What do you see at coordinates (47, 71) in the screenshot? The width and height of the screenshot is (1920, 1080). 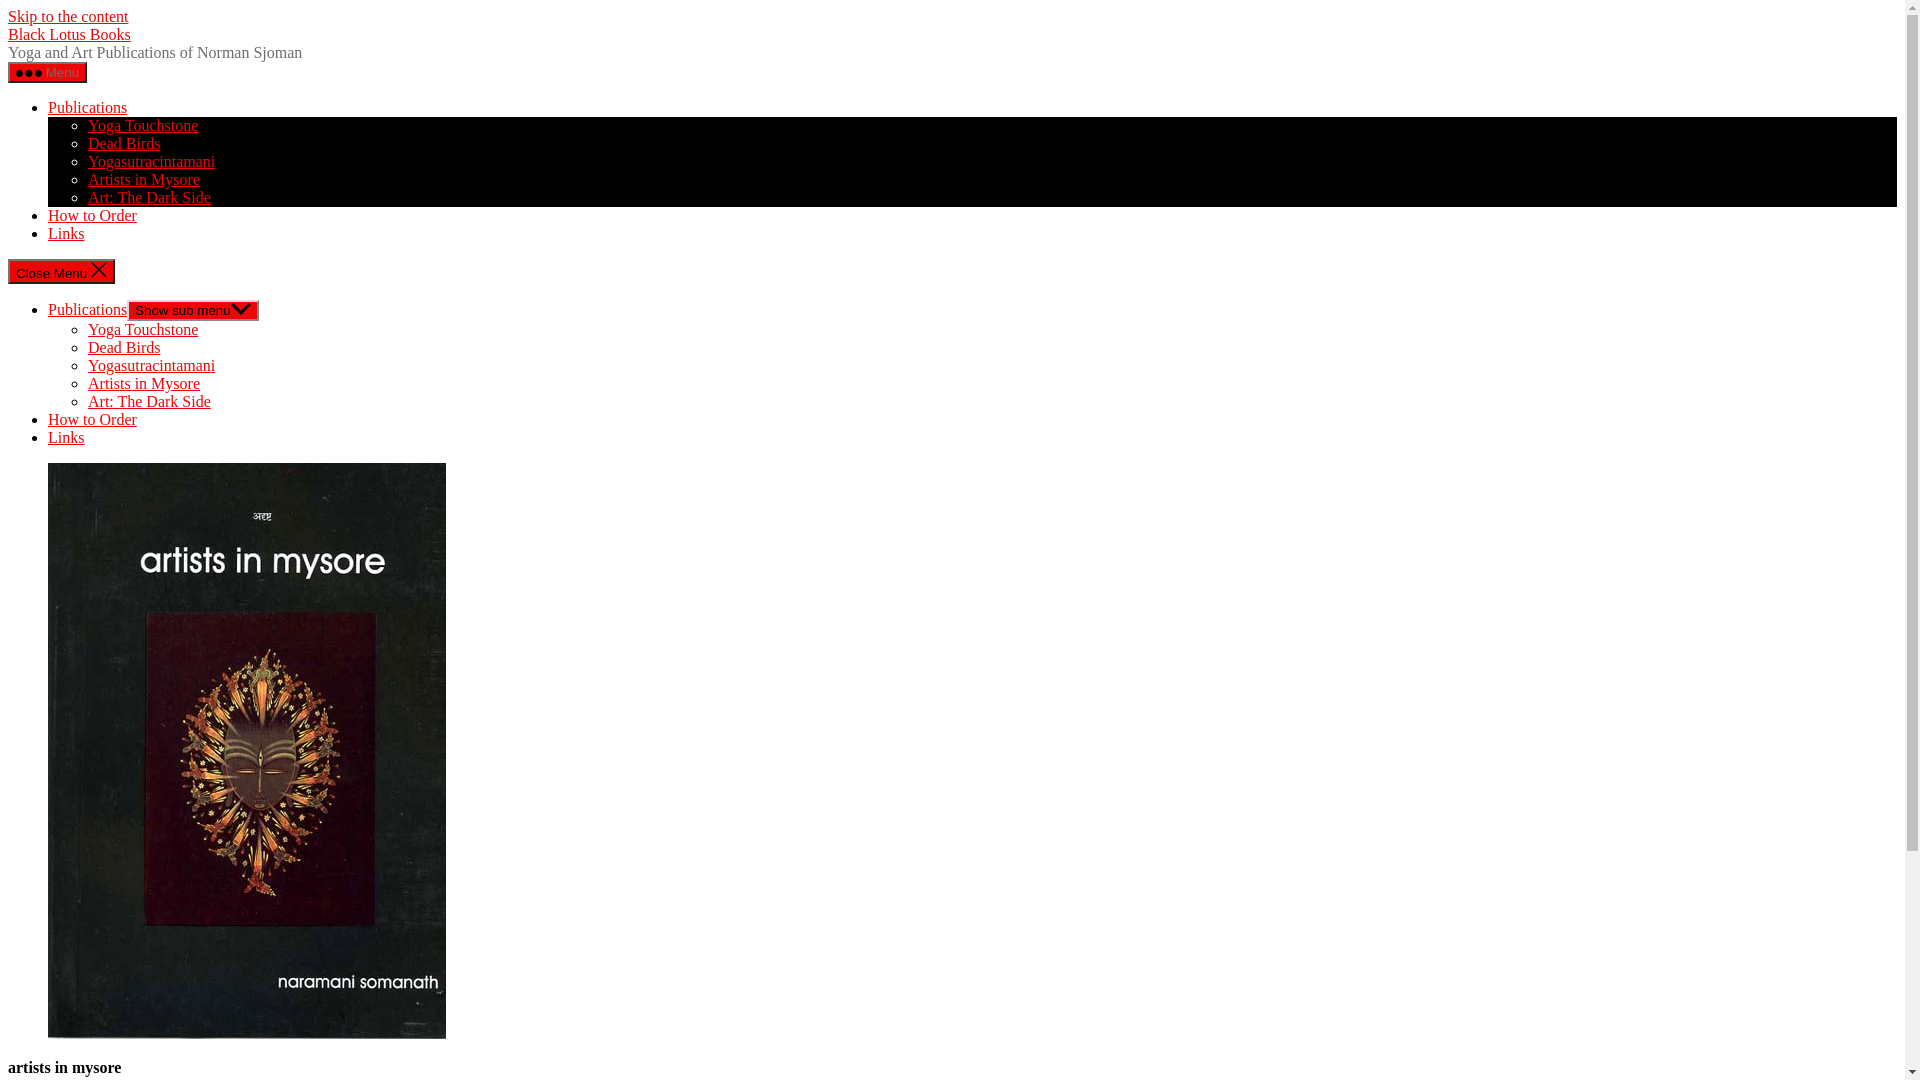 I see `'Menu'` at bounding box center [47, 71].